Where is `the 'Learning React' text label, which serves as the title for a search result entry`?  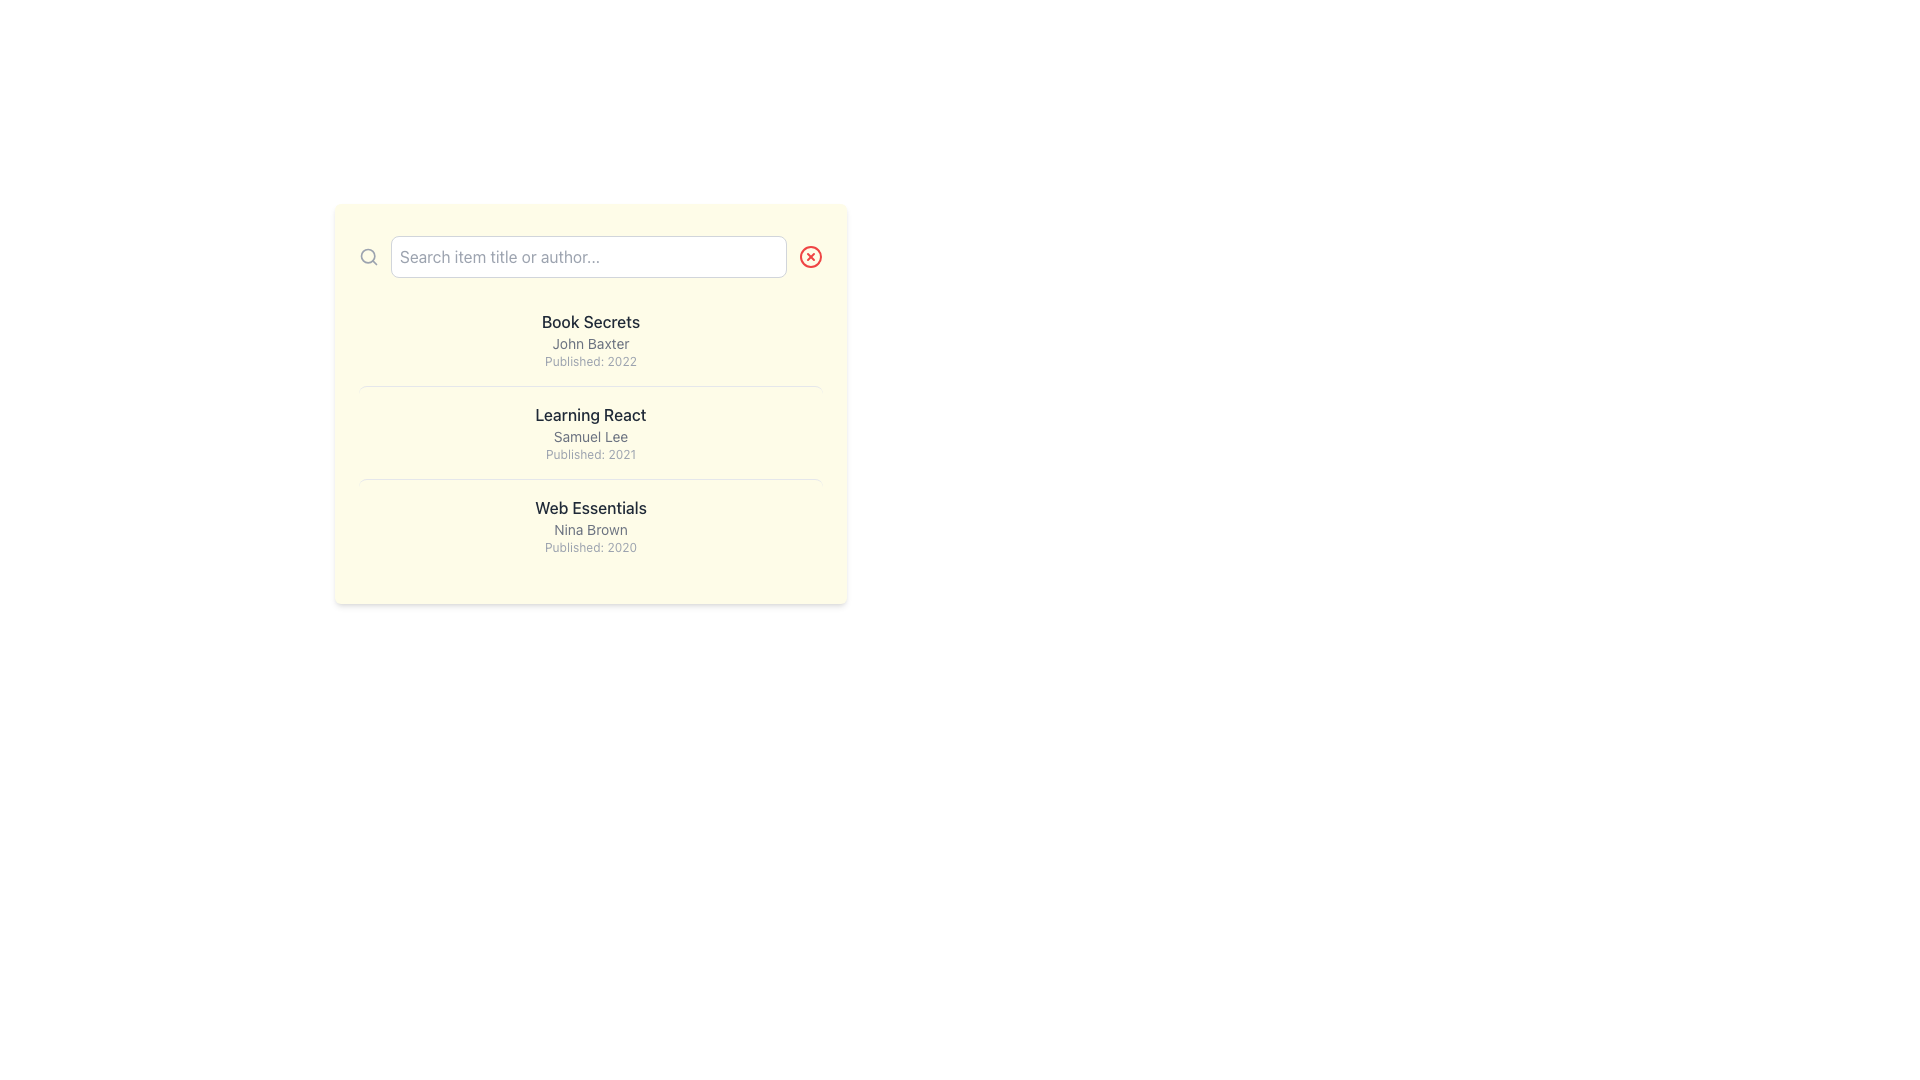 the 'Learning React' text label, which serves as the title for a search result entry is located at coordinates (589, 414).